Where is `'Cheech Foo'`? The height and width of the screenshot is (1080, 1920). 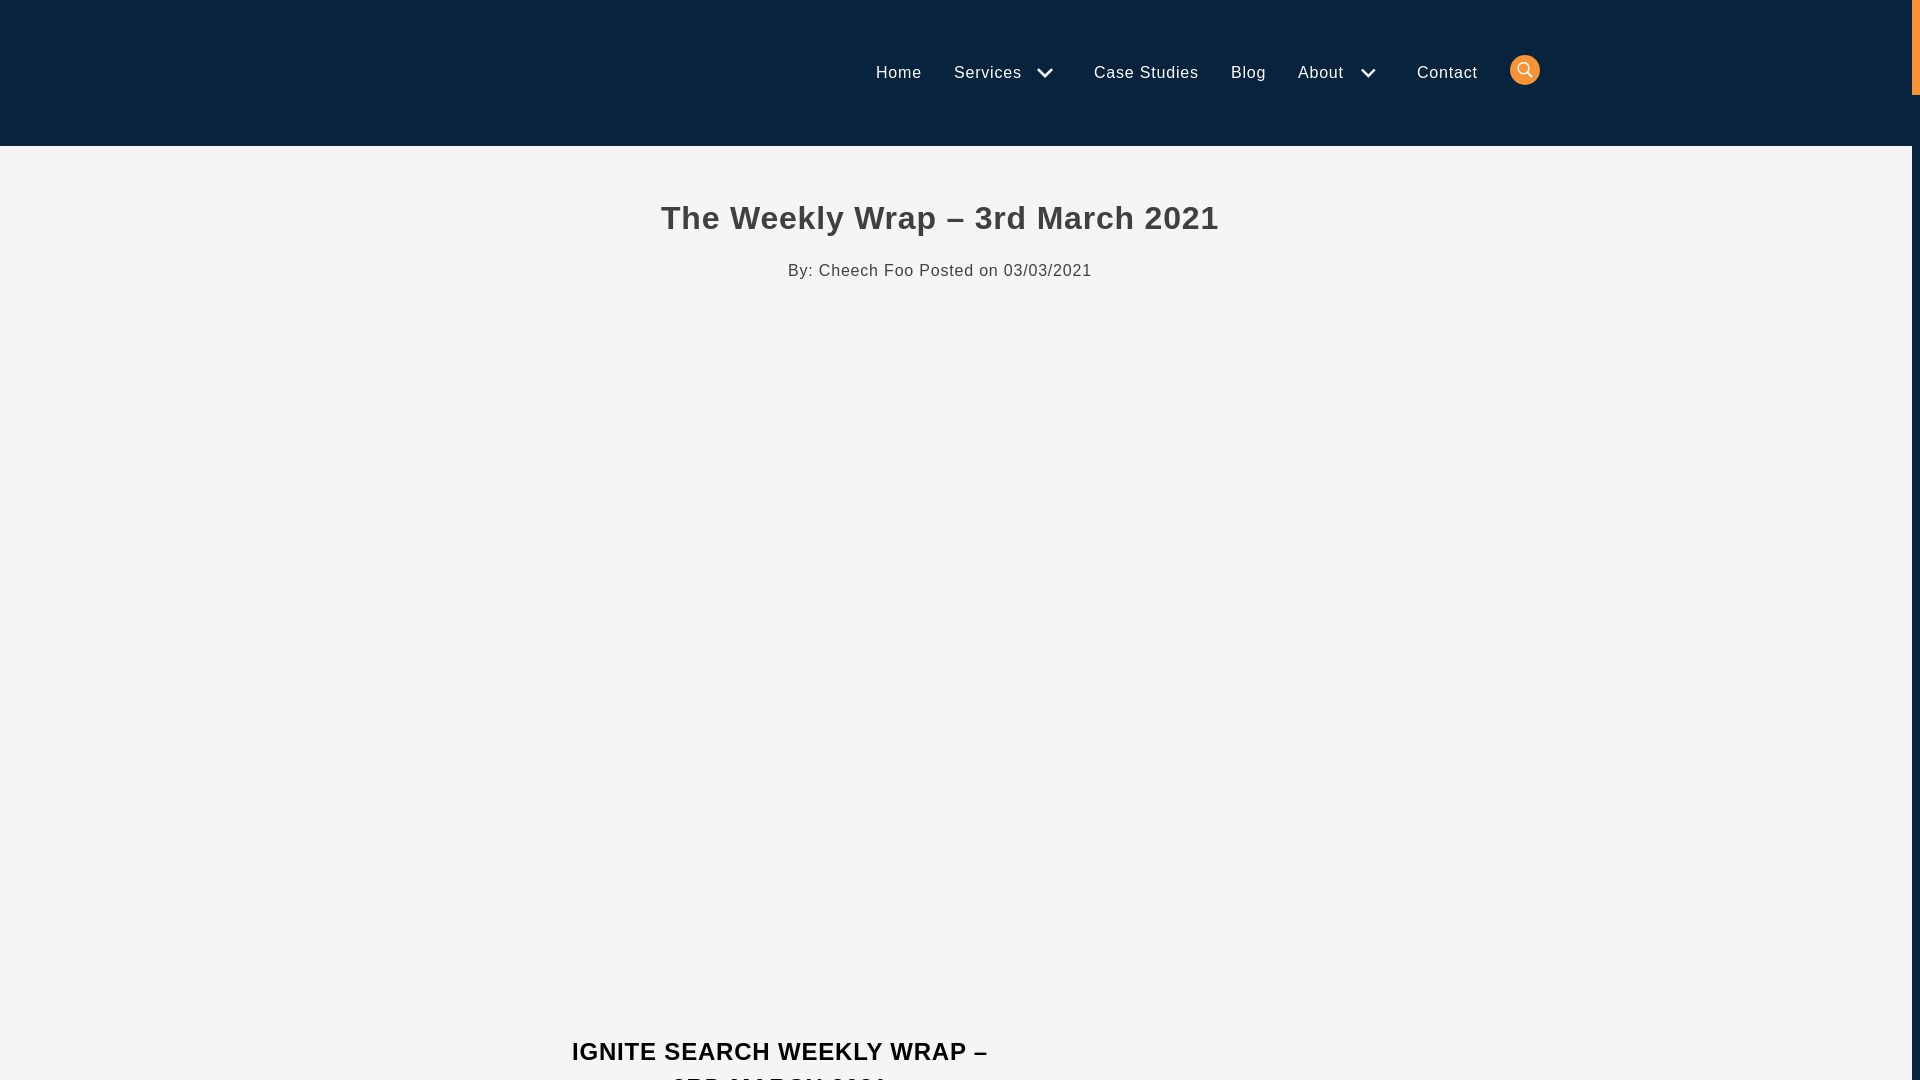 'Cheech Foo' is located at coordinates (866, 270).